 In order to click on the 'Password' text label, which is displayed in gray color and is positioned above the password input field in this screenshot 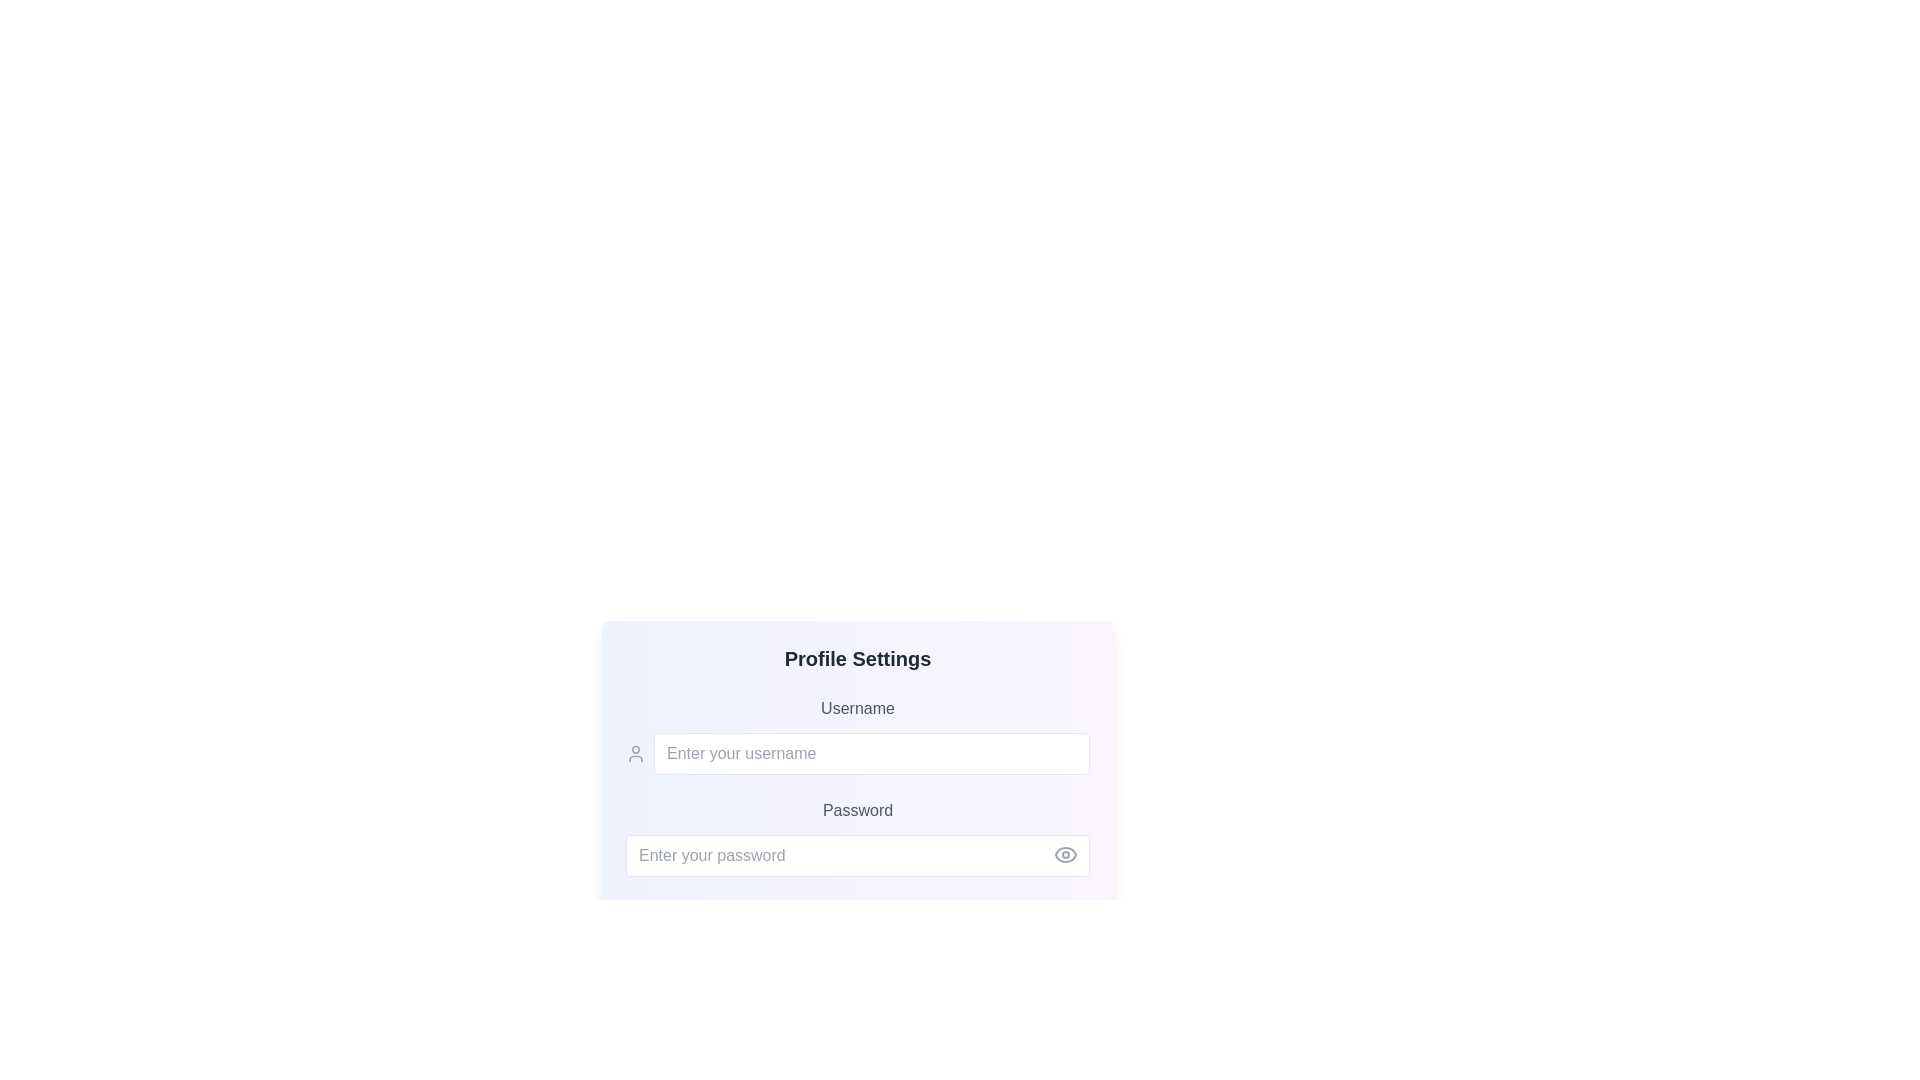, I will do `click(858, 810)`.